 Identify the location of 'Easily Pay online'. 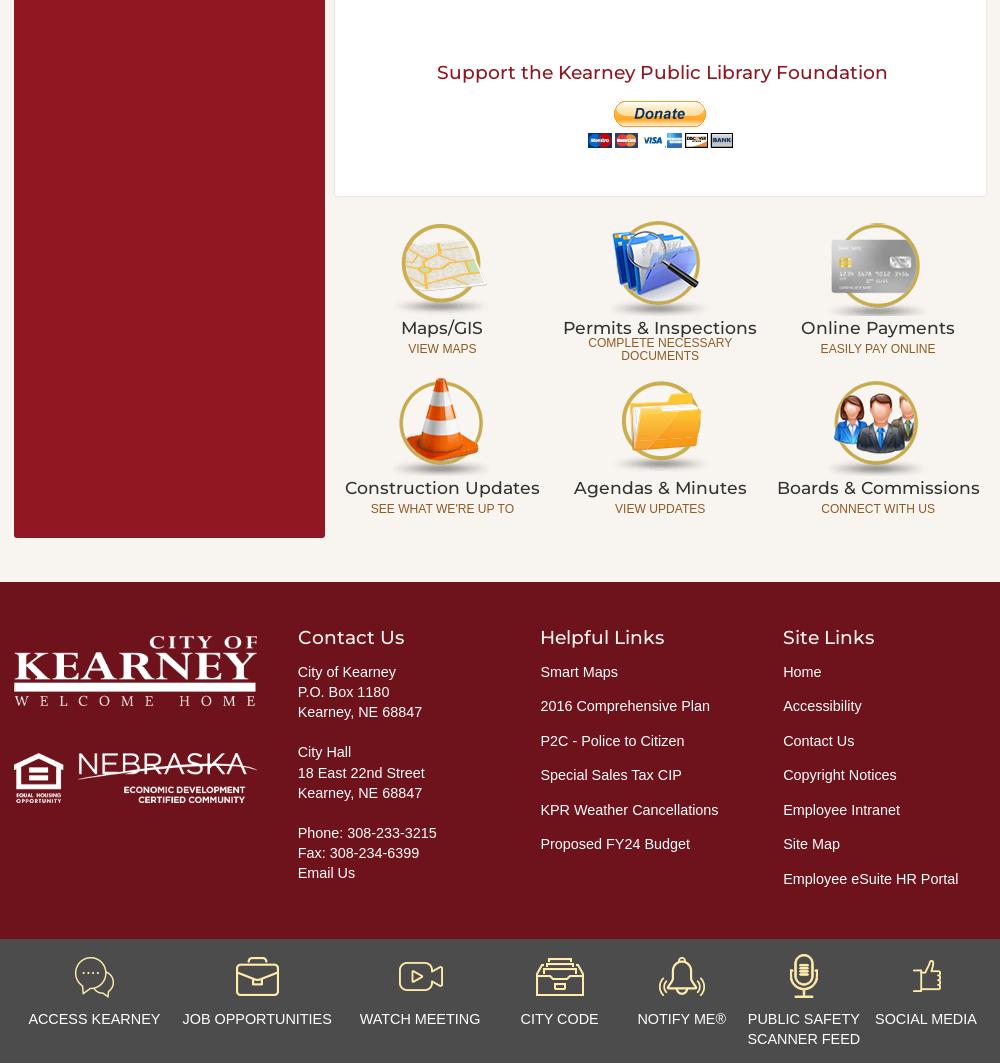
(877, 348).